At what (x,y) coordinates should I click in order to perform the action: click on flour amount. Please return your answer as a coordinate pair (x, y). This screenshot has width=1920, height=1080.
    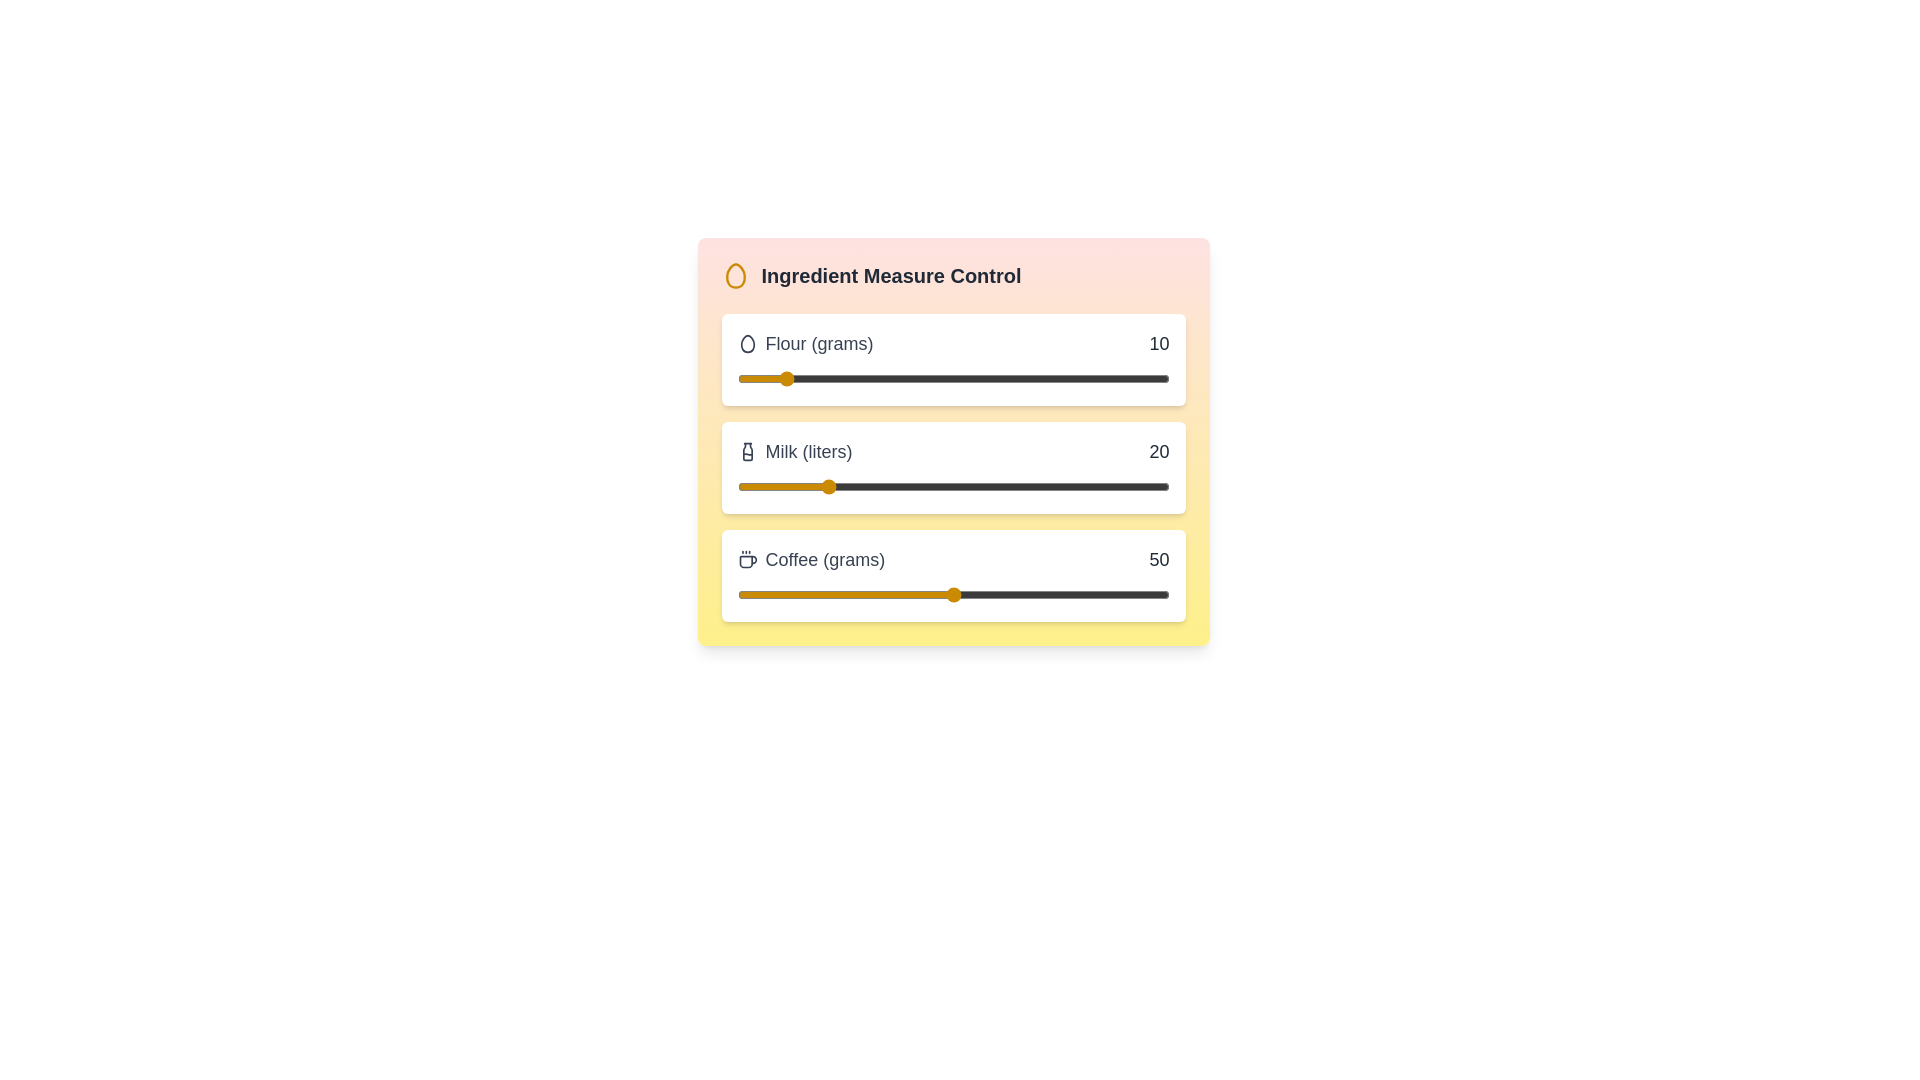
    Looking at the image, I should click on (806, 378).